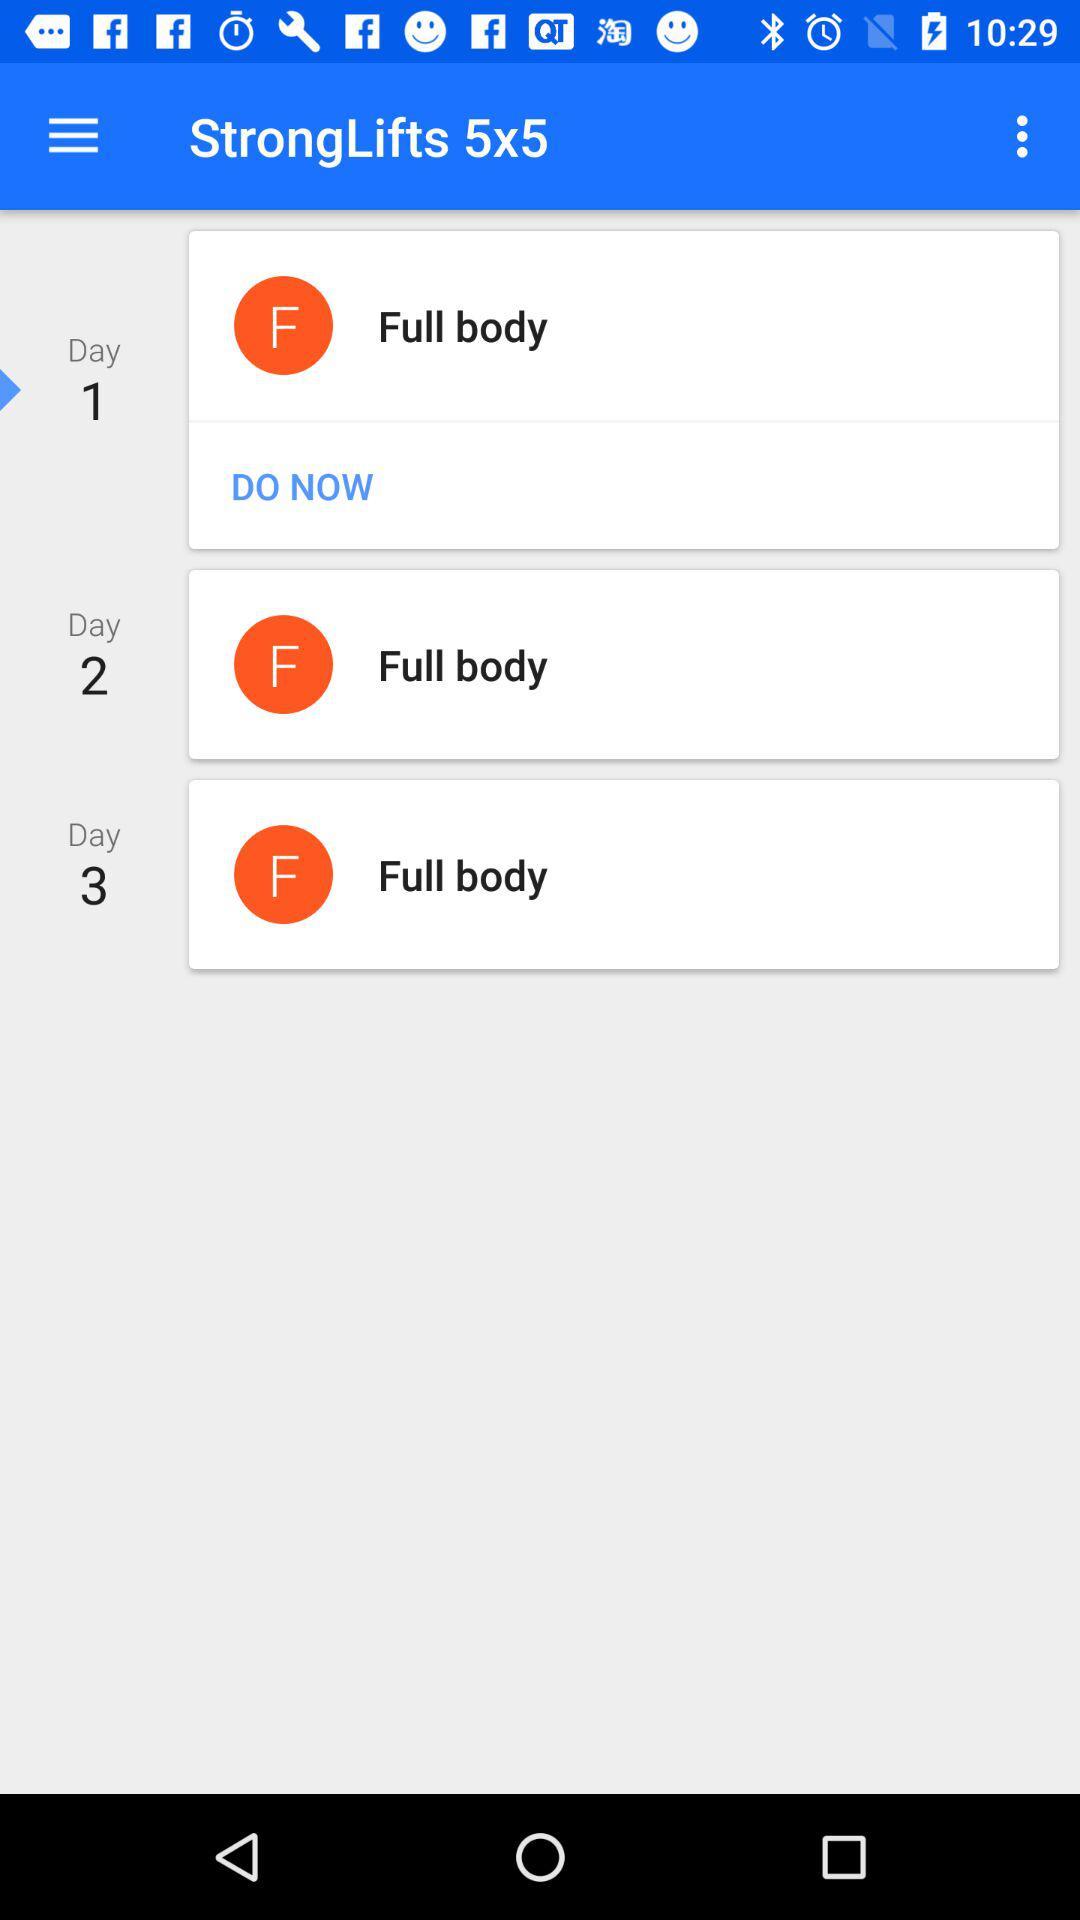 The width and height of the screenshot is (1080, 1920). Describe the element at coordinates (1027, 135) in the screenshot. I see `the item to the right of the stronglifts 5x5` at that location.